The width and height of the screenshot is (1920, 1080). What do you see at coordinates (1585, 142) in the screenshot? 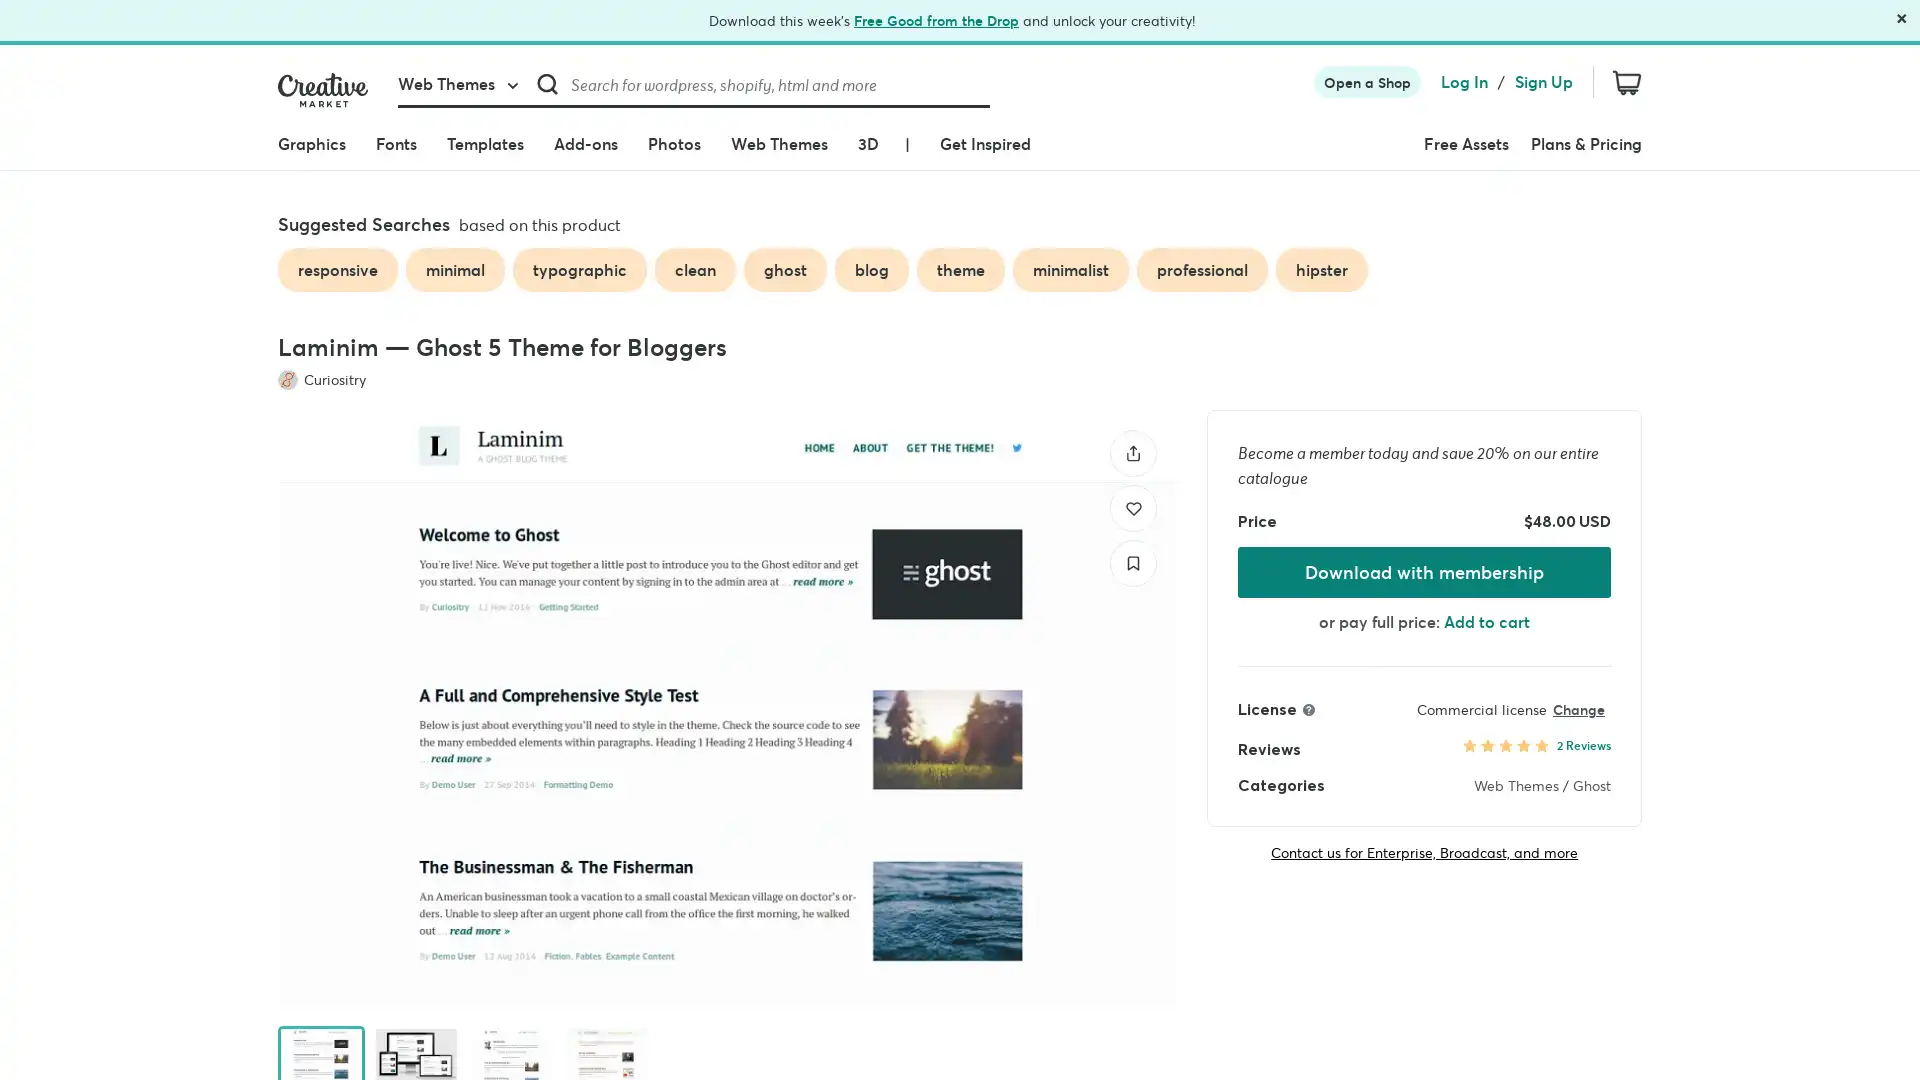
I see `Plans & Pricing` at bounding box center [1585, 142].